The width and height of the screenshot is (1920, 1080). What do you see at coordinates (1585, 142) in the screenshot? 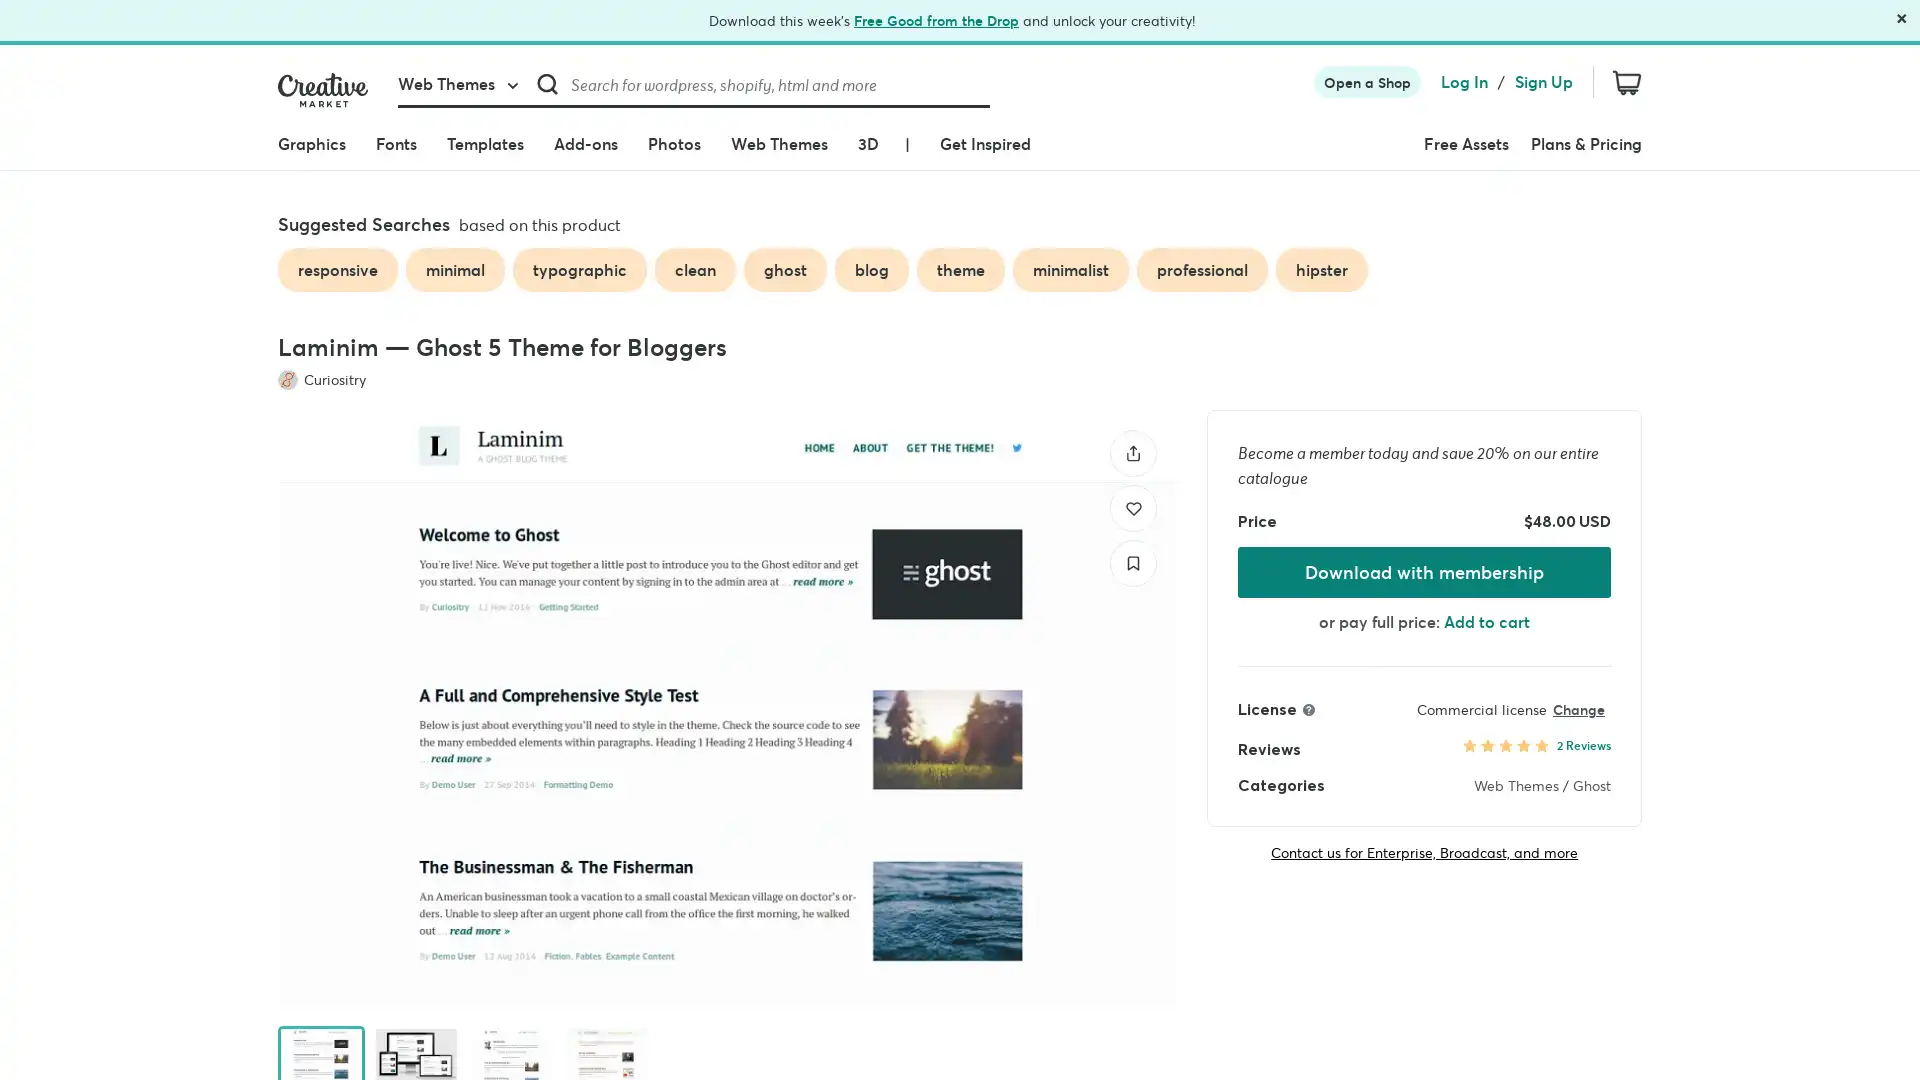
I see `Plans & Pricing` at bounding box center [1585, 142].